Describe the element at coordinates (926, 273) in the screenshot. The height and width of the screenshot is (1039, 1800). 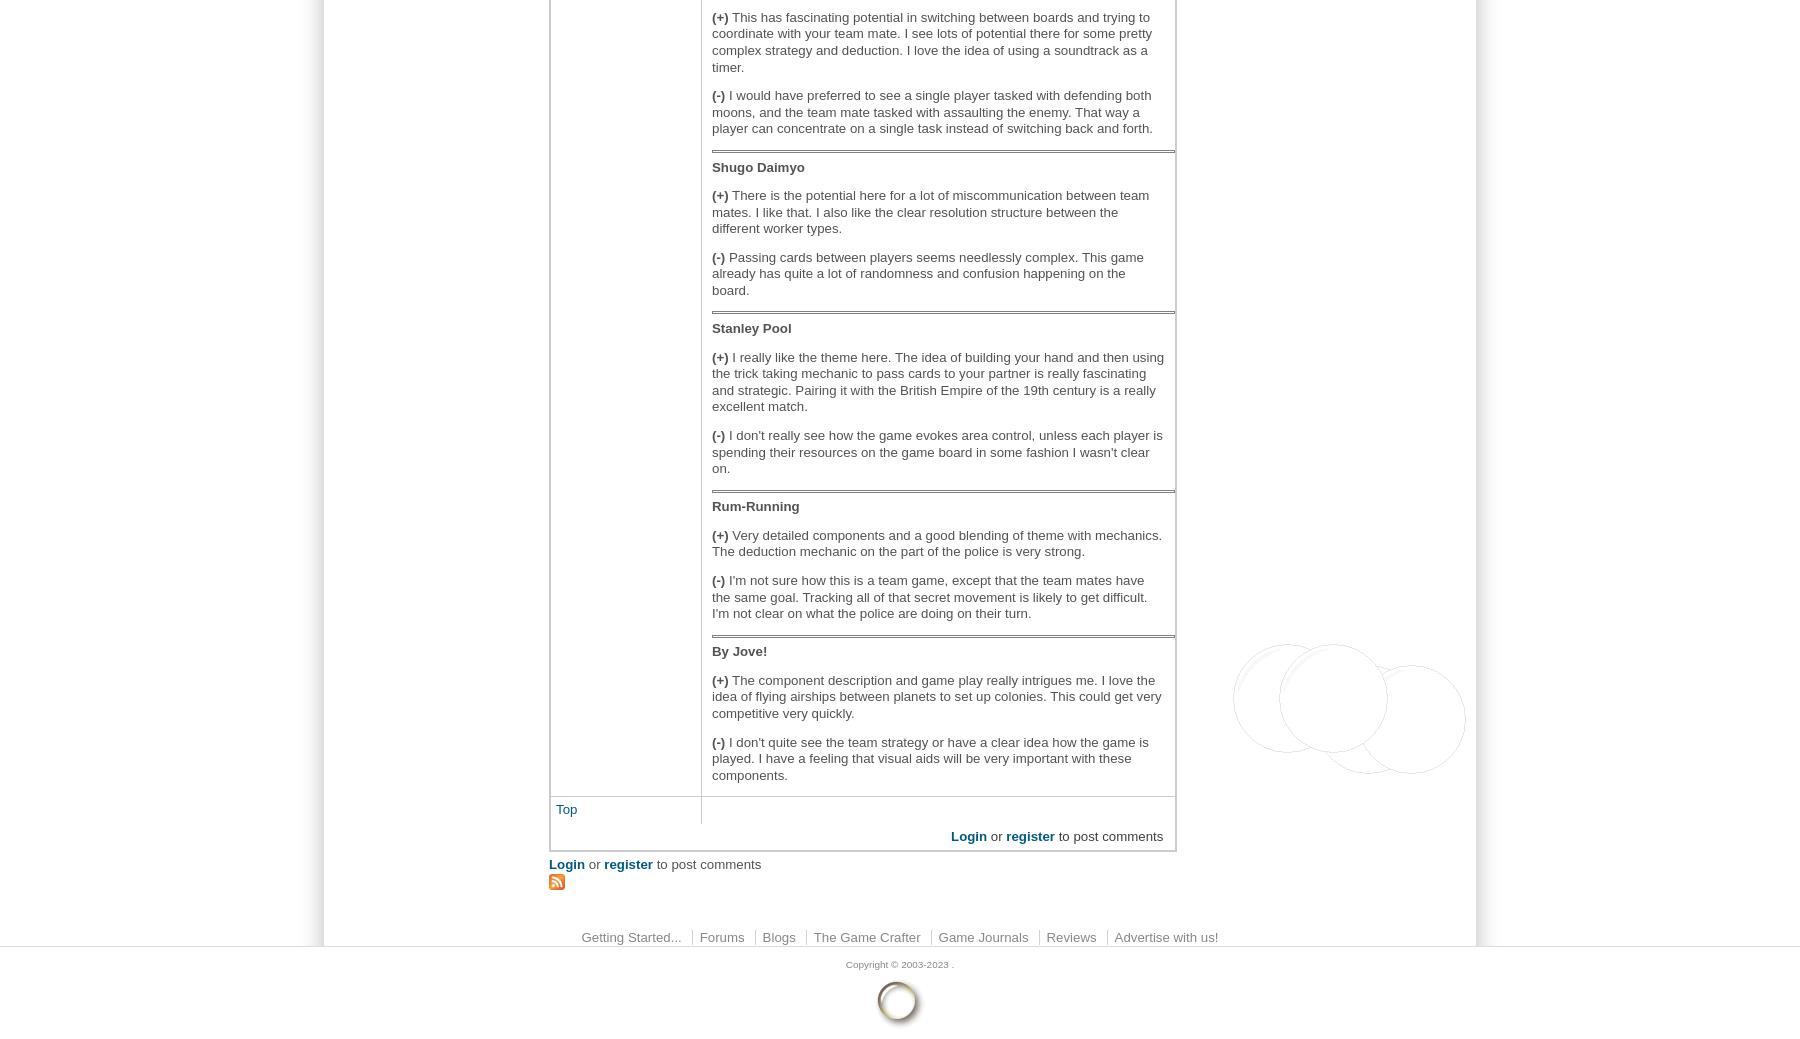
I see `'Passing cards between players seems needlessly complex. This game already has quite a lot of randomness and confusion happening on the board.'` at that location.